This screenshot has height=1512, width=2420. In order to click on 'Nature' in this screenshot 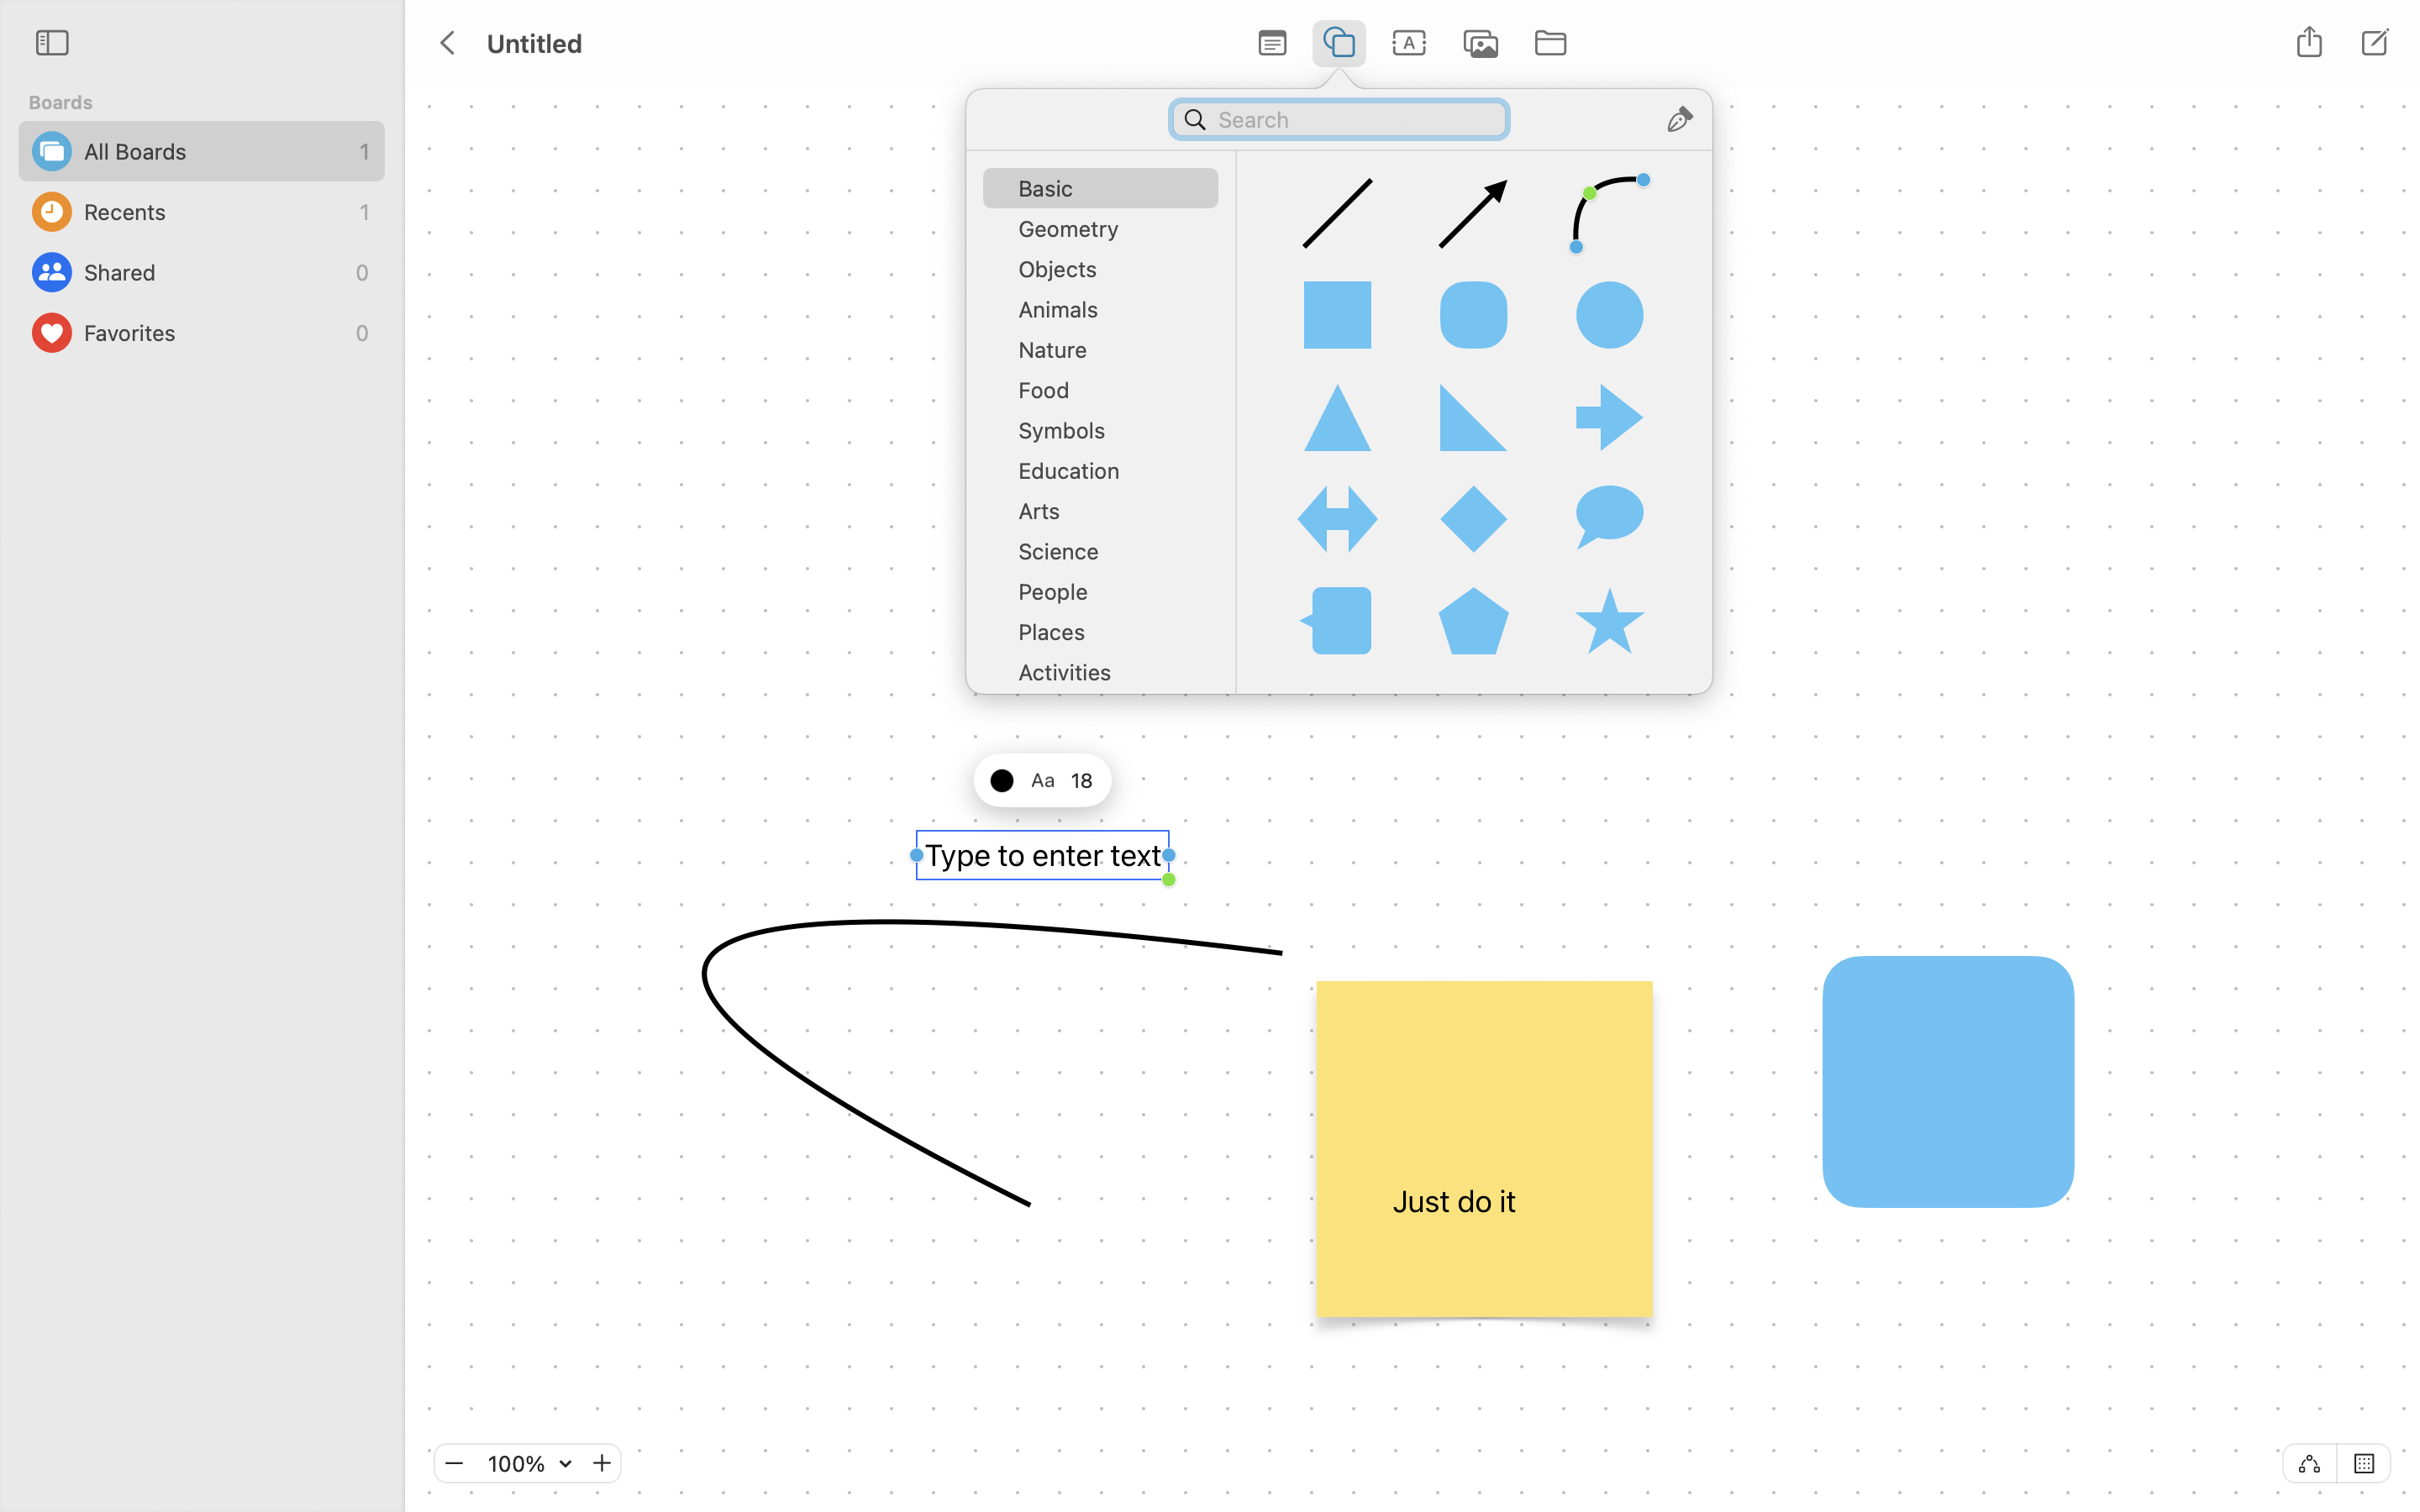, I will do `click(1107, 355)`.